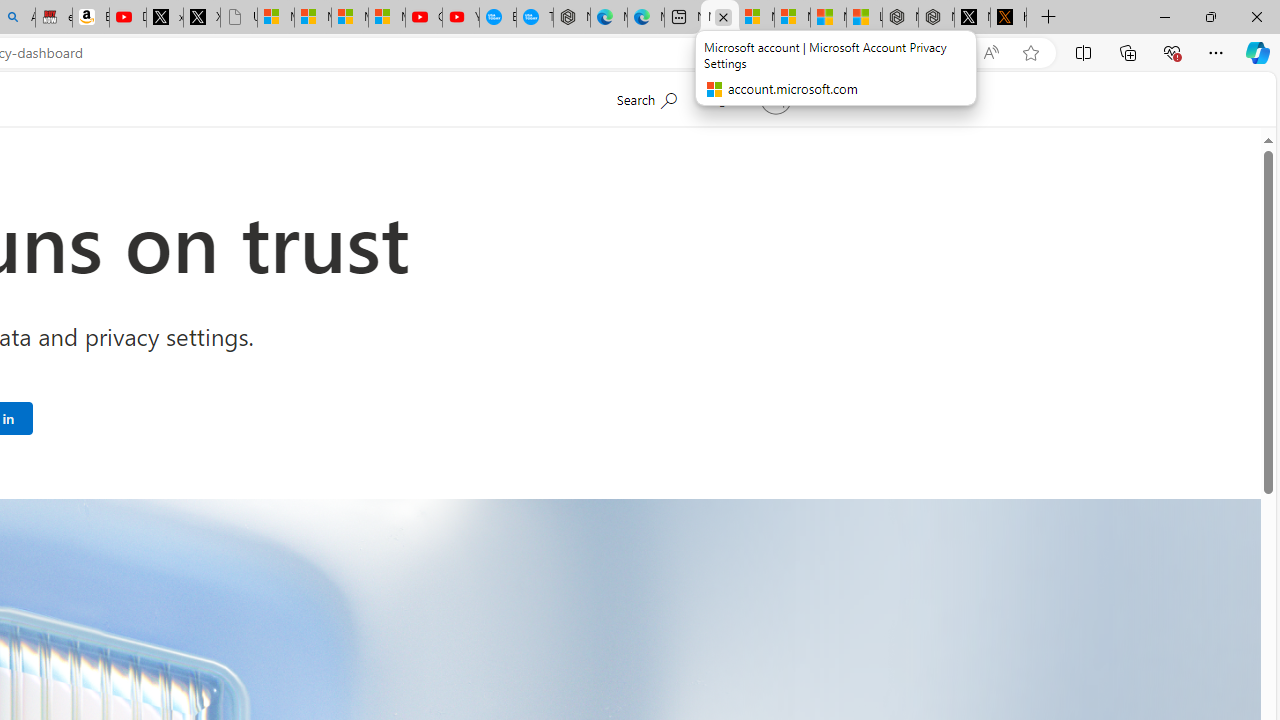  What do you see at coordinates (1128, 51) in the screenshot?
I see `'Collections'` at bounding box center [1128, 51].